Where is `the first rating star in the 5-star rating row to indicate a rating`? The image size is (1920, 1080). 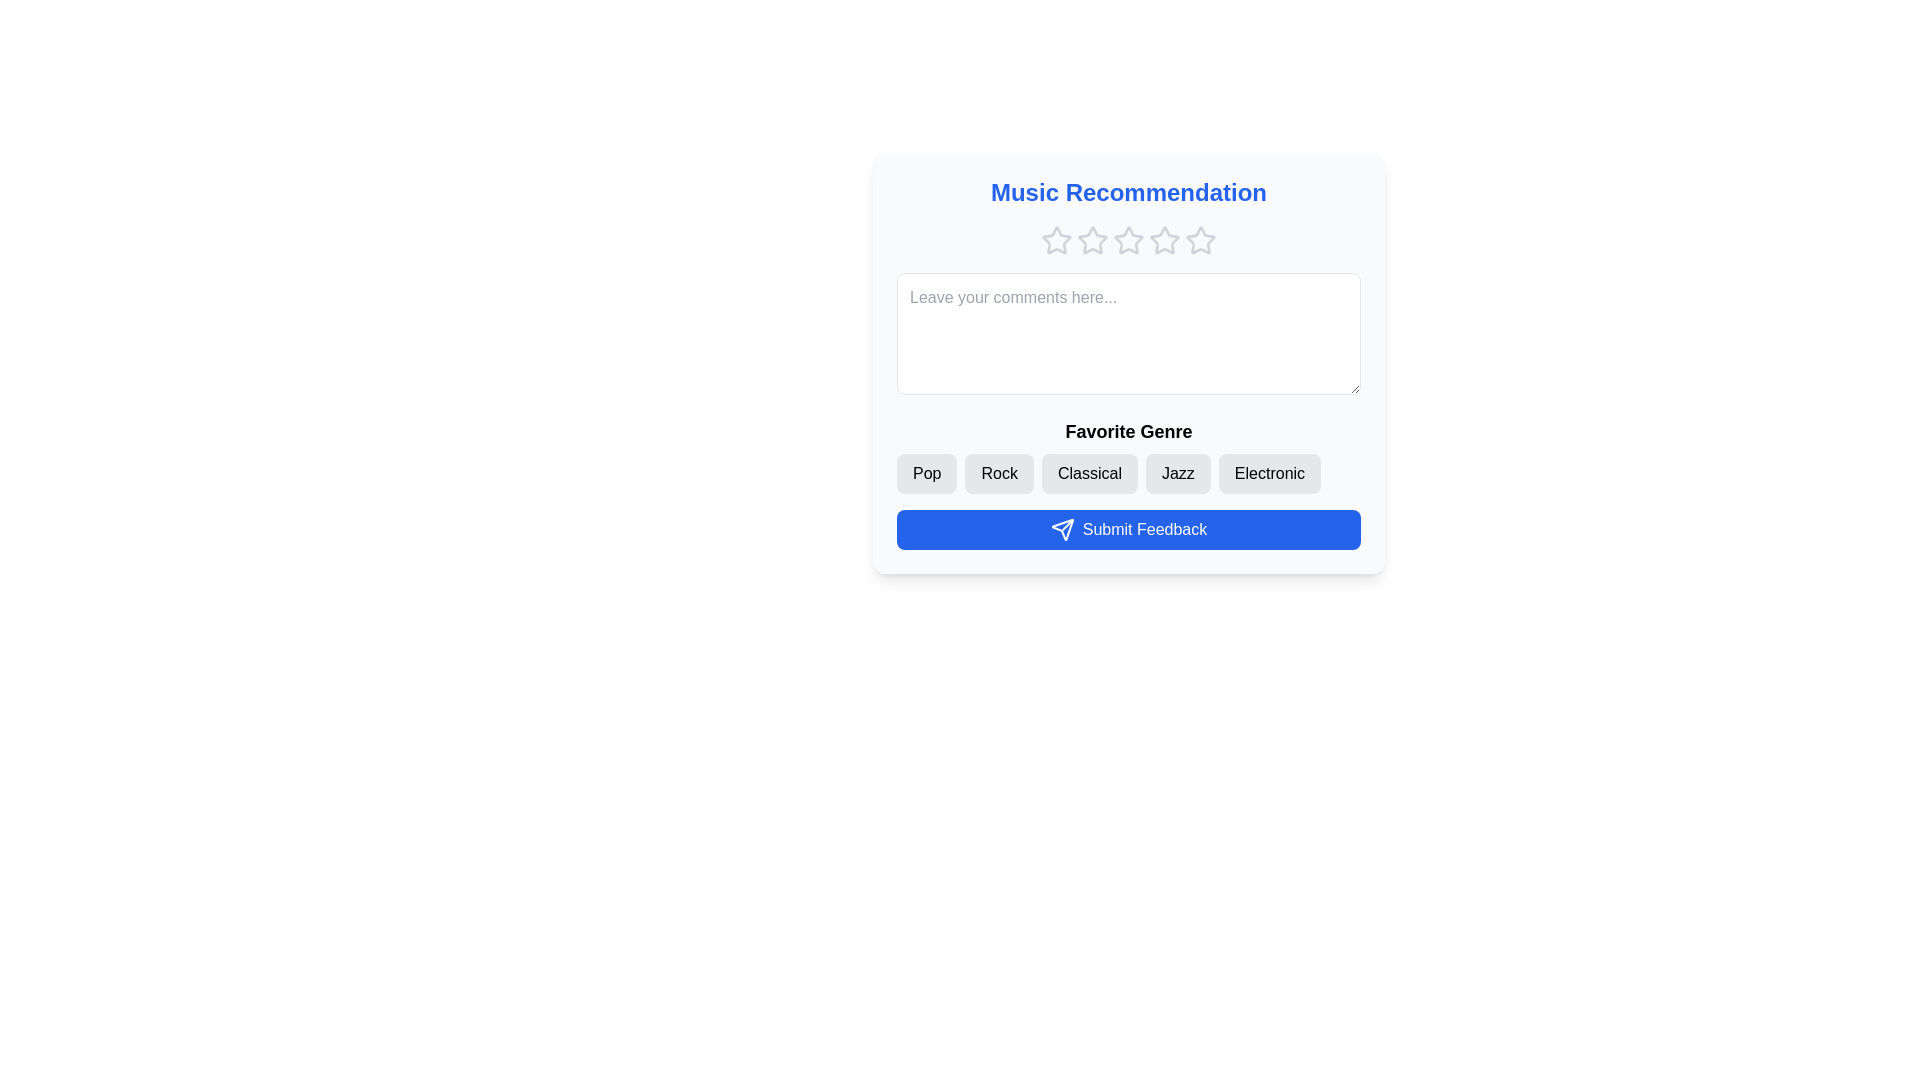 the first rating star in the 5-star rating row to indicate a rating is located at coordinates (1055, 239).